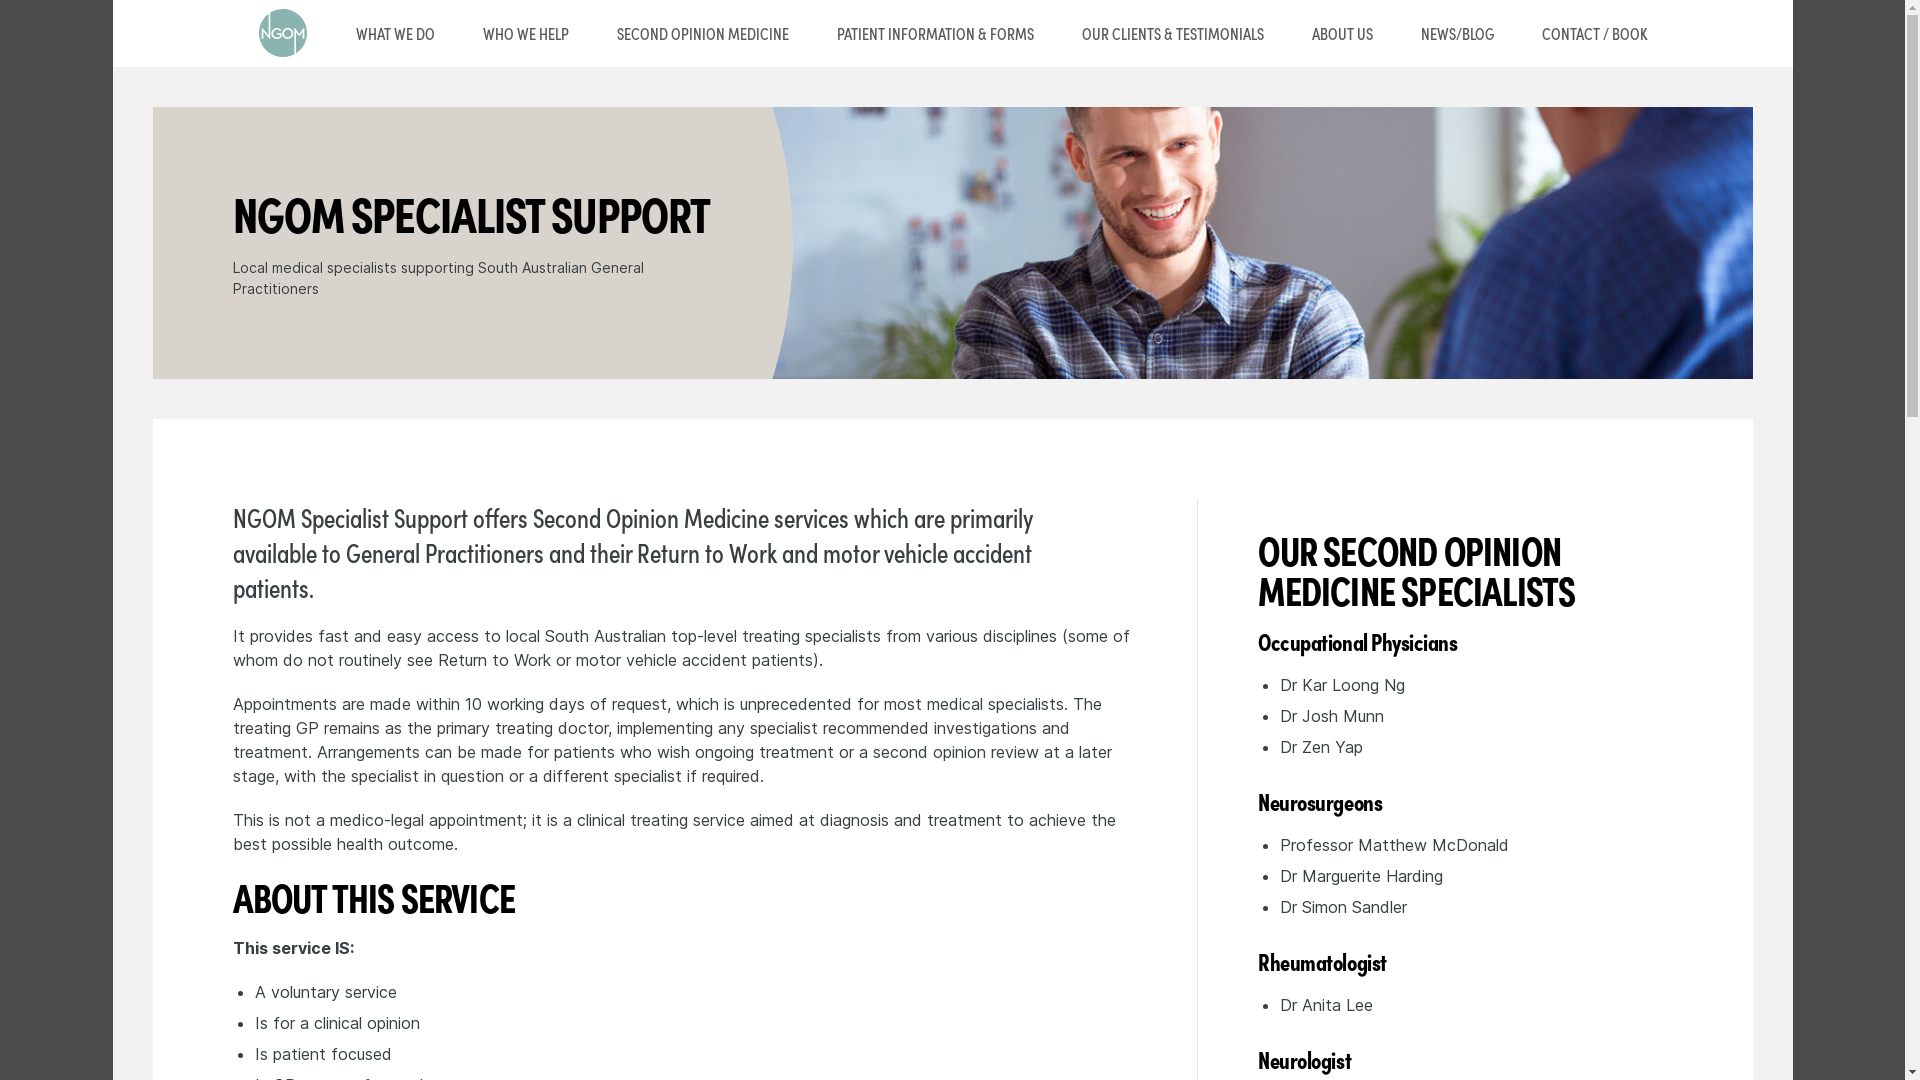  I want to click on 'WHO WE HELP', so click(524, 33).